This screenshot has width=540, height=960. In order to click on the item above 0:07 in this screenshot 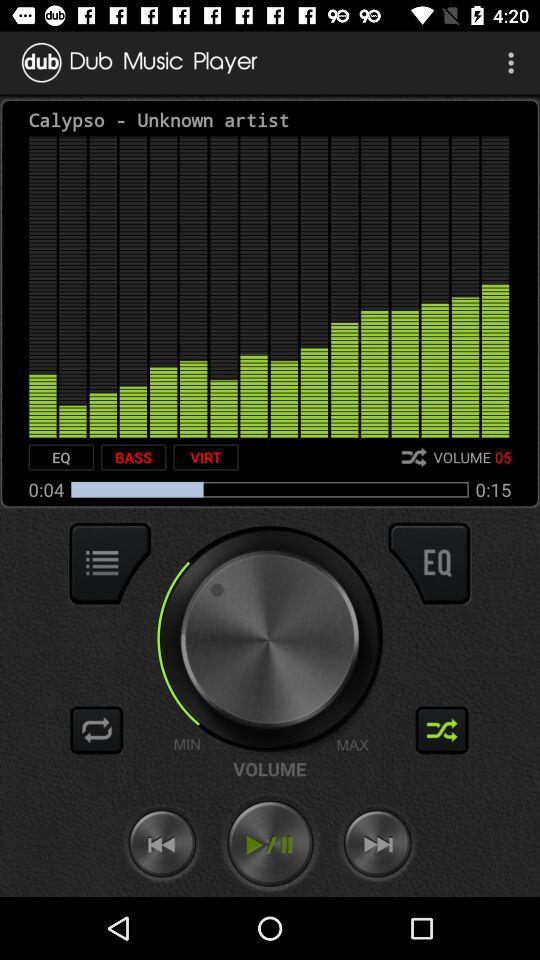, I will do `click(61, 457)`.